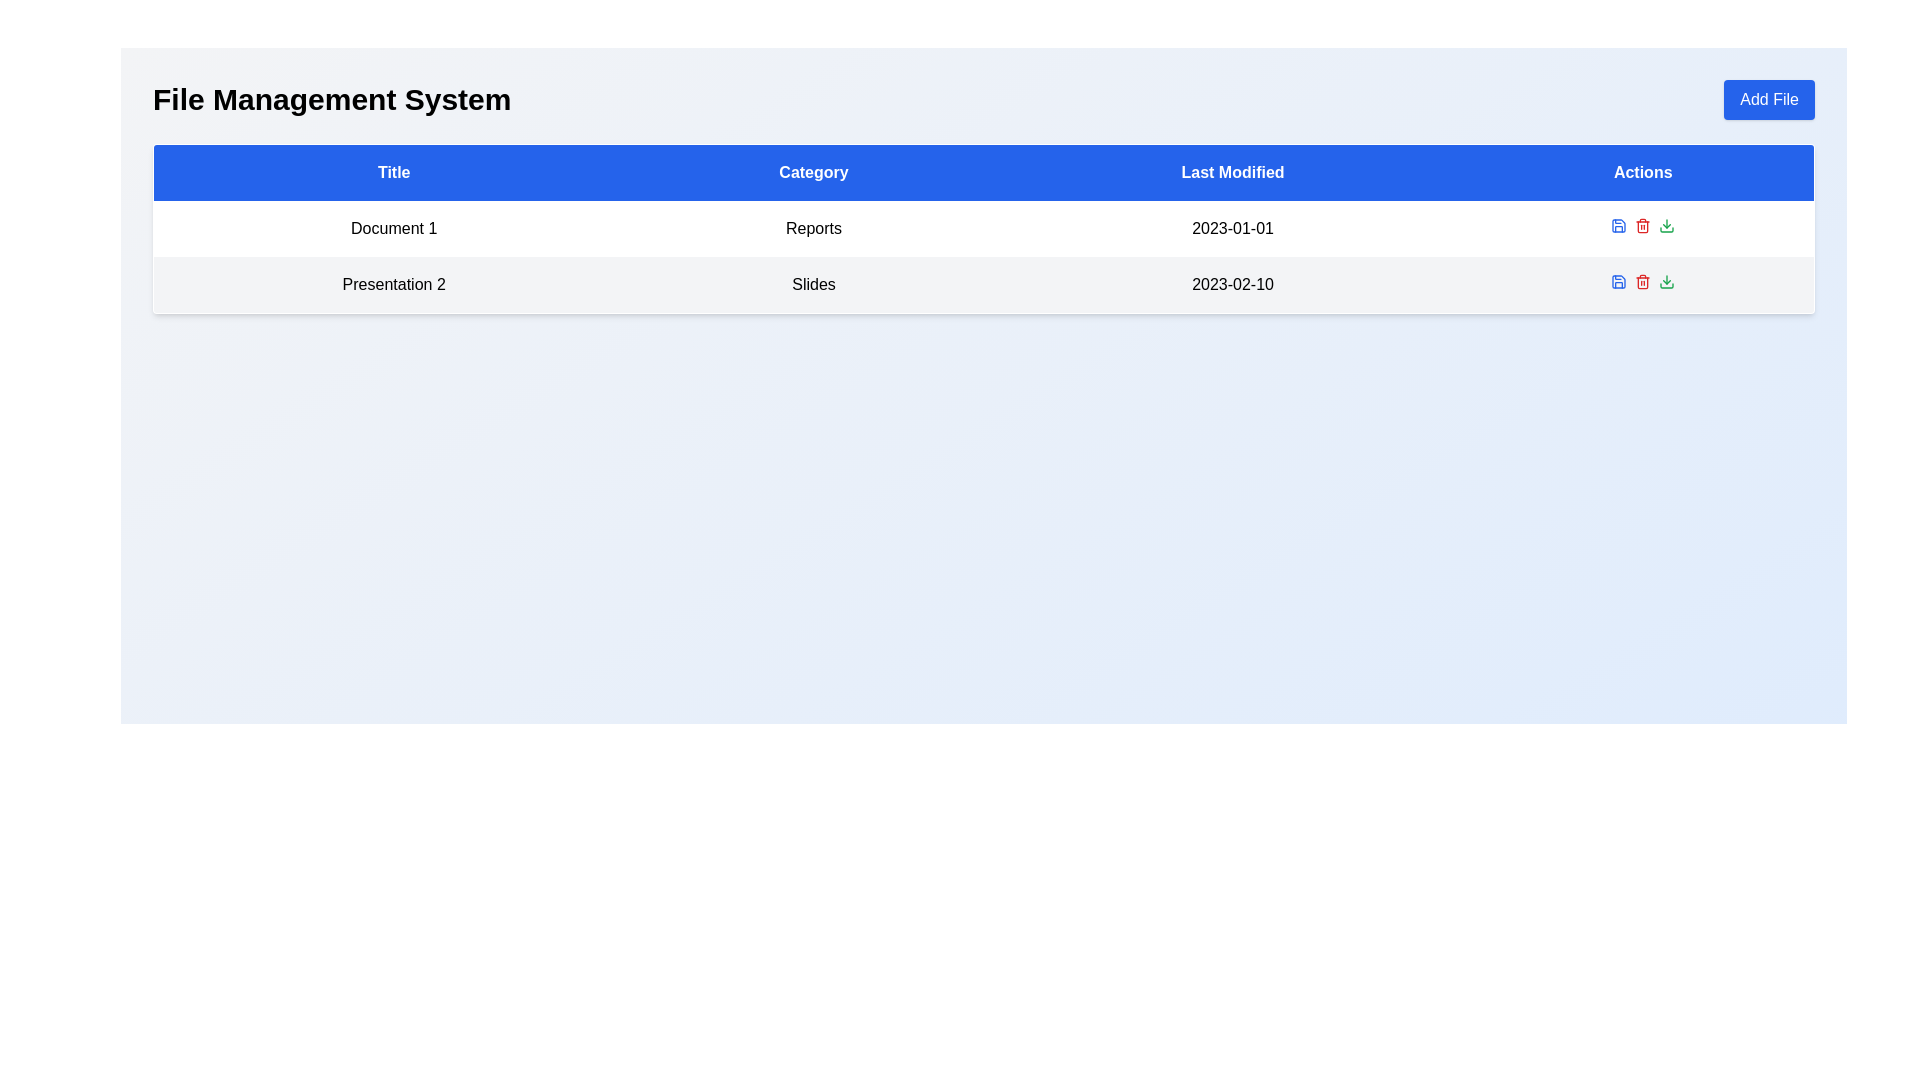 This screenshot has width=1920, height=1080. I want to click on the static text element displaying the last modification date '2023-02-10' in the second row of the table under the 'Last Modified' column, so click(1232, 285).